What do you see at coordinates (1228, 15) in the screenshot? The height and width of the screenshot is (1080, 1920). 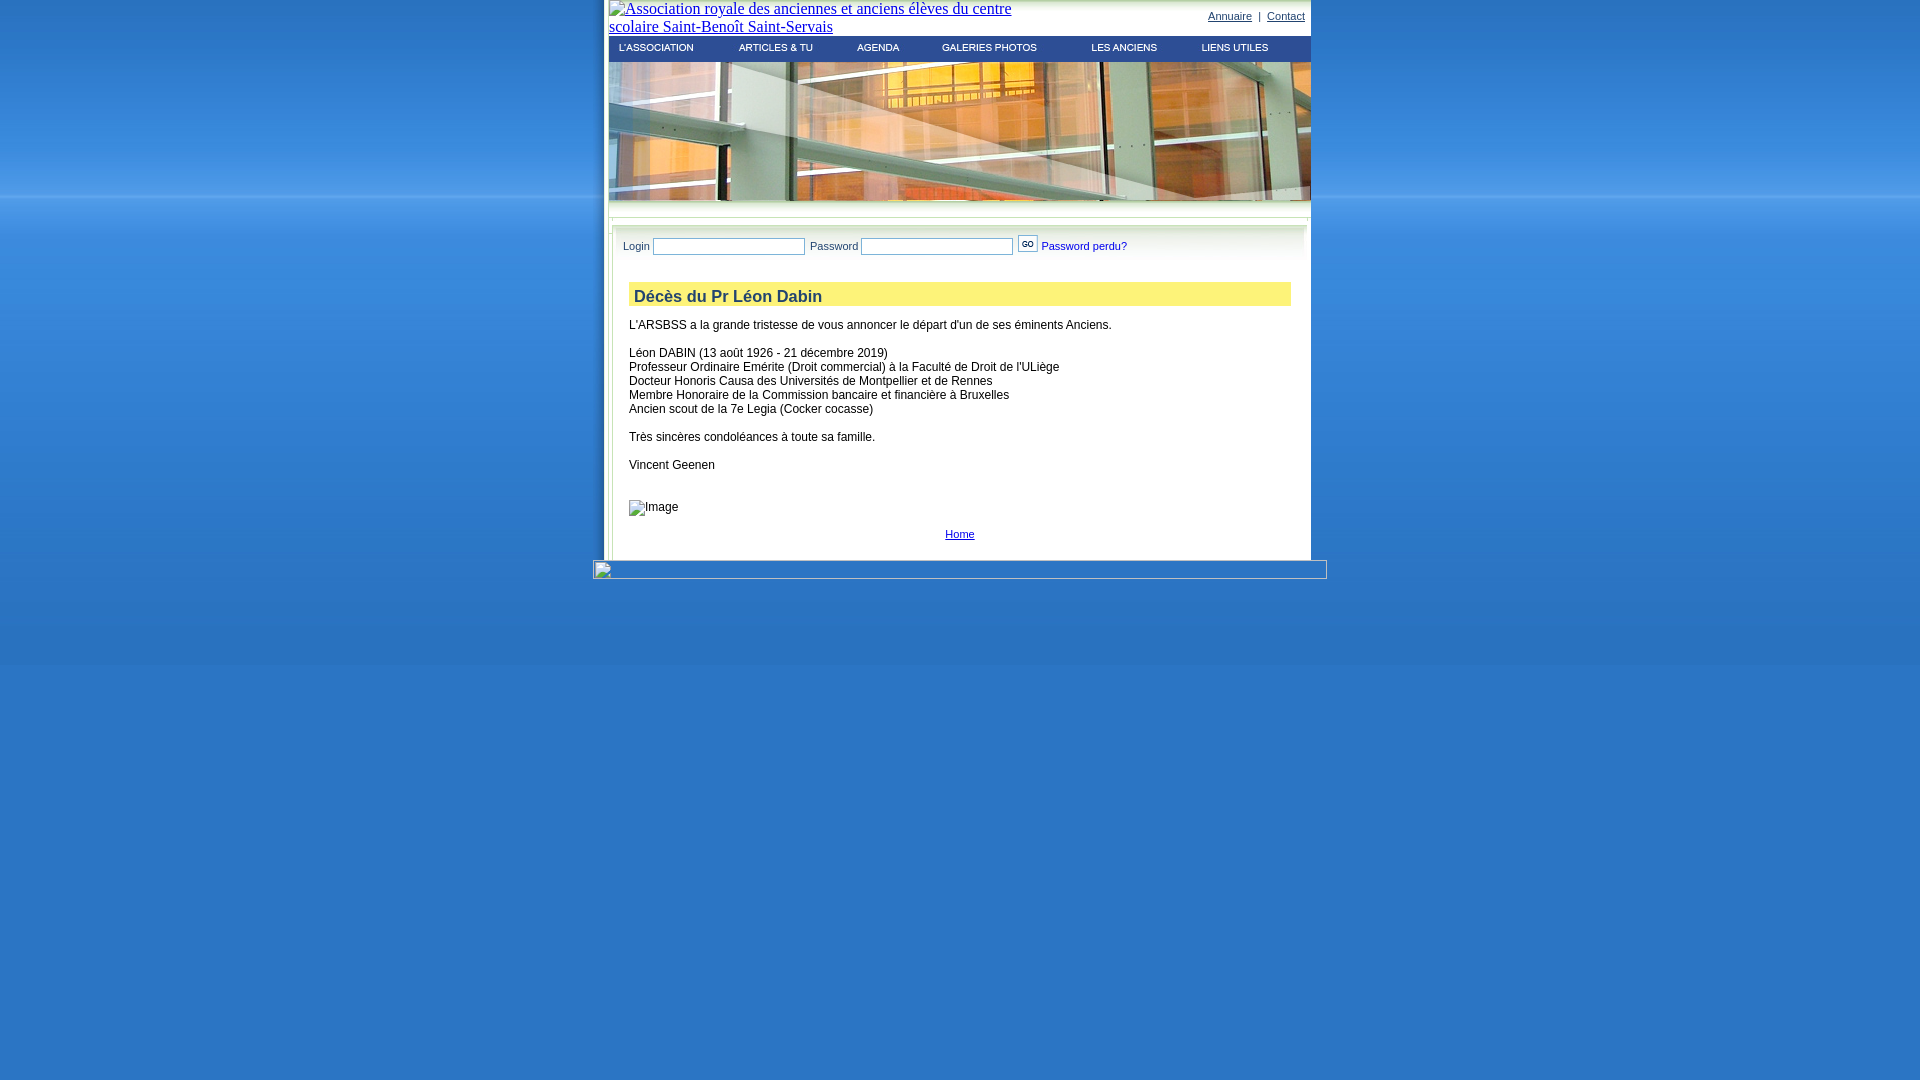 I see `'Annuaire'` at bounding box center [1228, 15].